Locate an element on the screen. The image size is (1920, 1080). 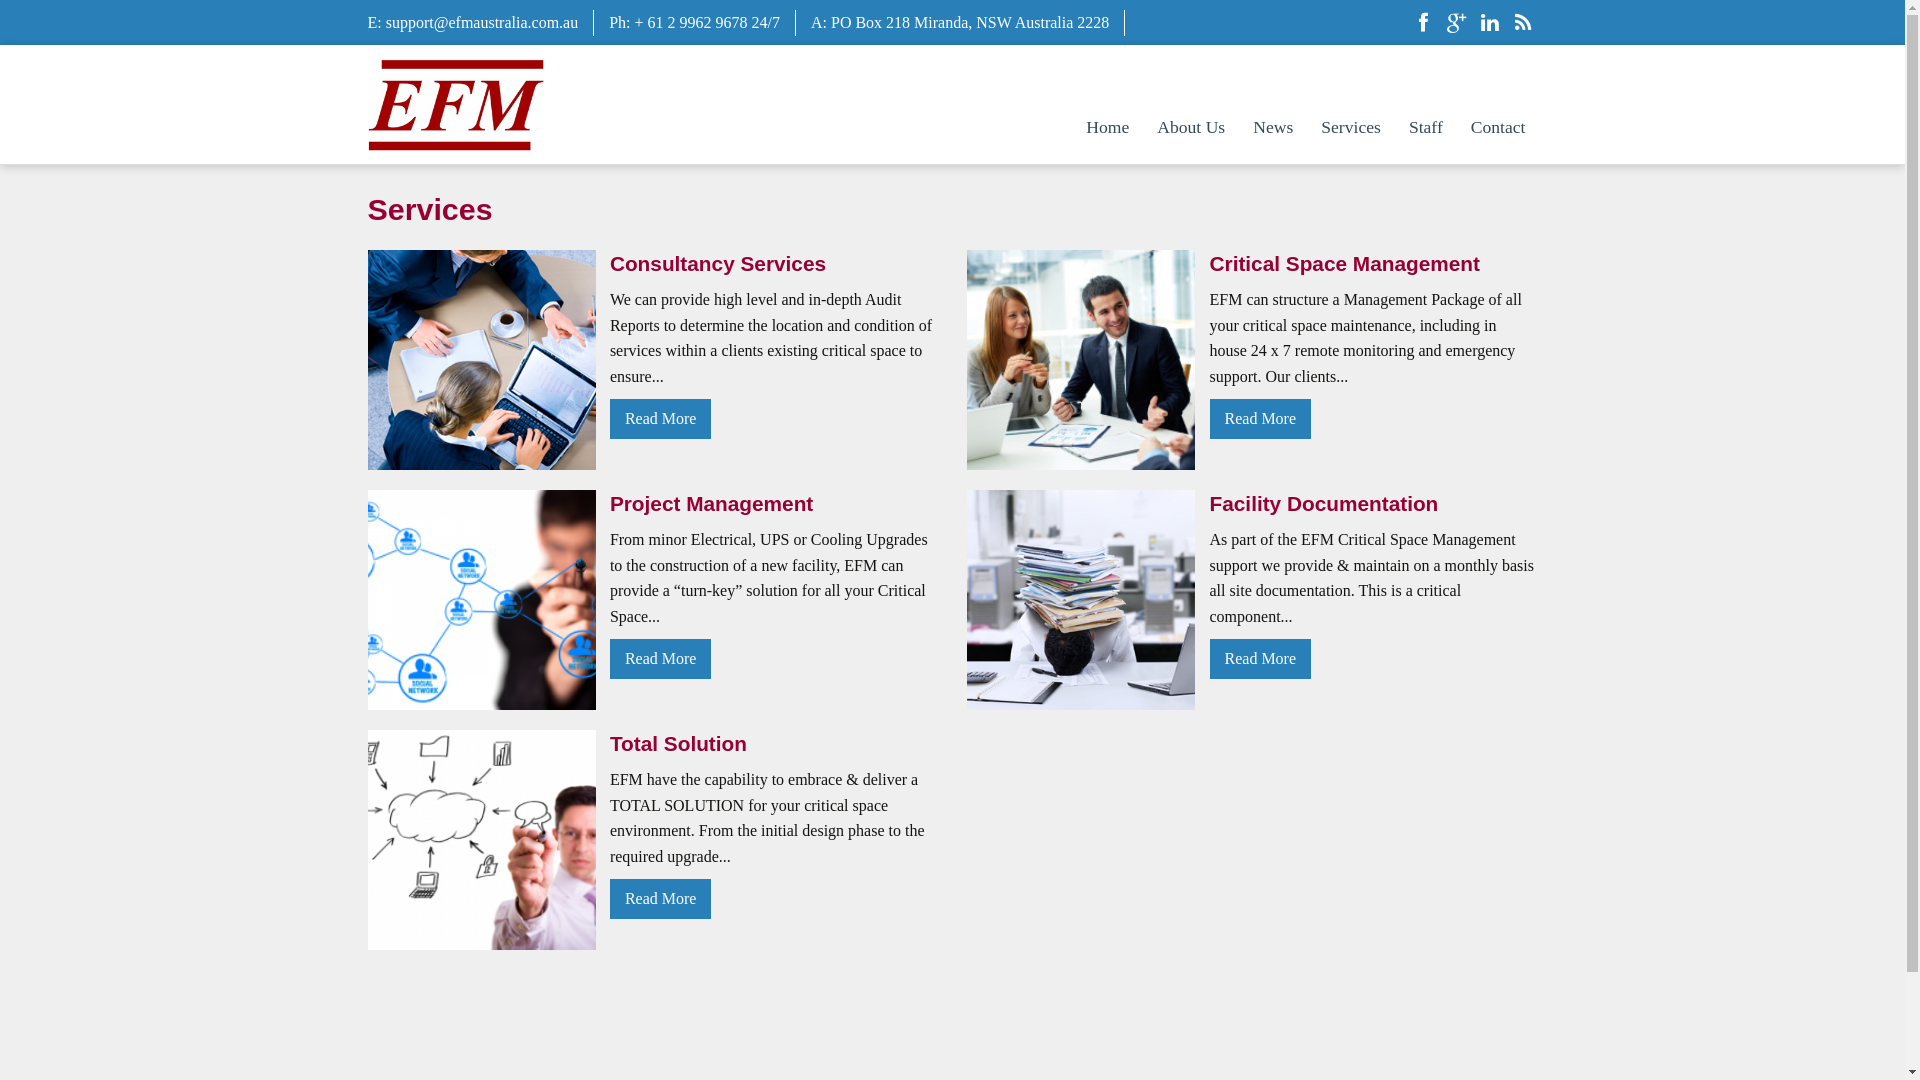
'Total Solution' is located at coordinates (772, 743).